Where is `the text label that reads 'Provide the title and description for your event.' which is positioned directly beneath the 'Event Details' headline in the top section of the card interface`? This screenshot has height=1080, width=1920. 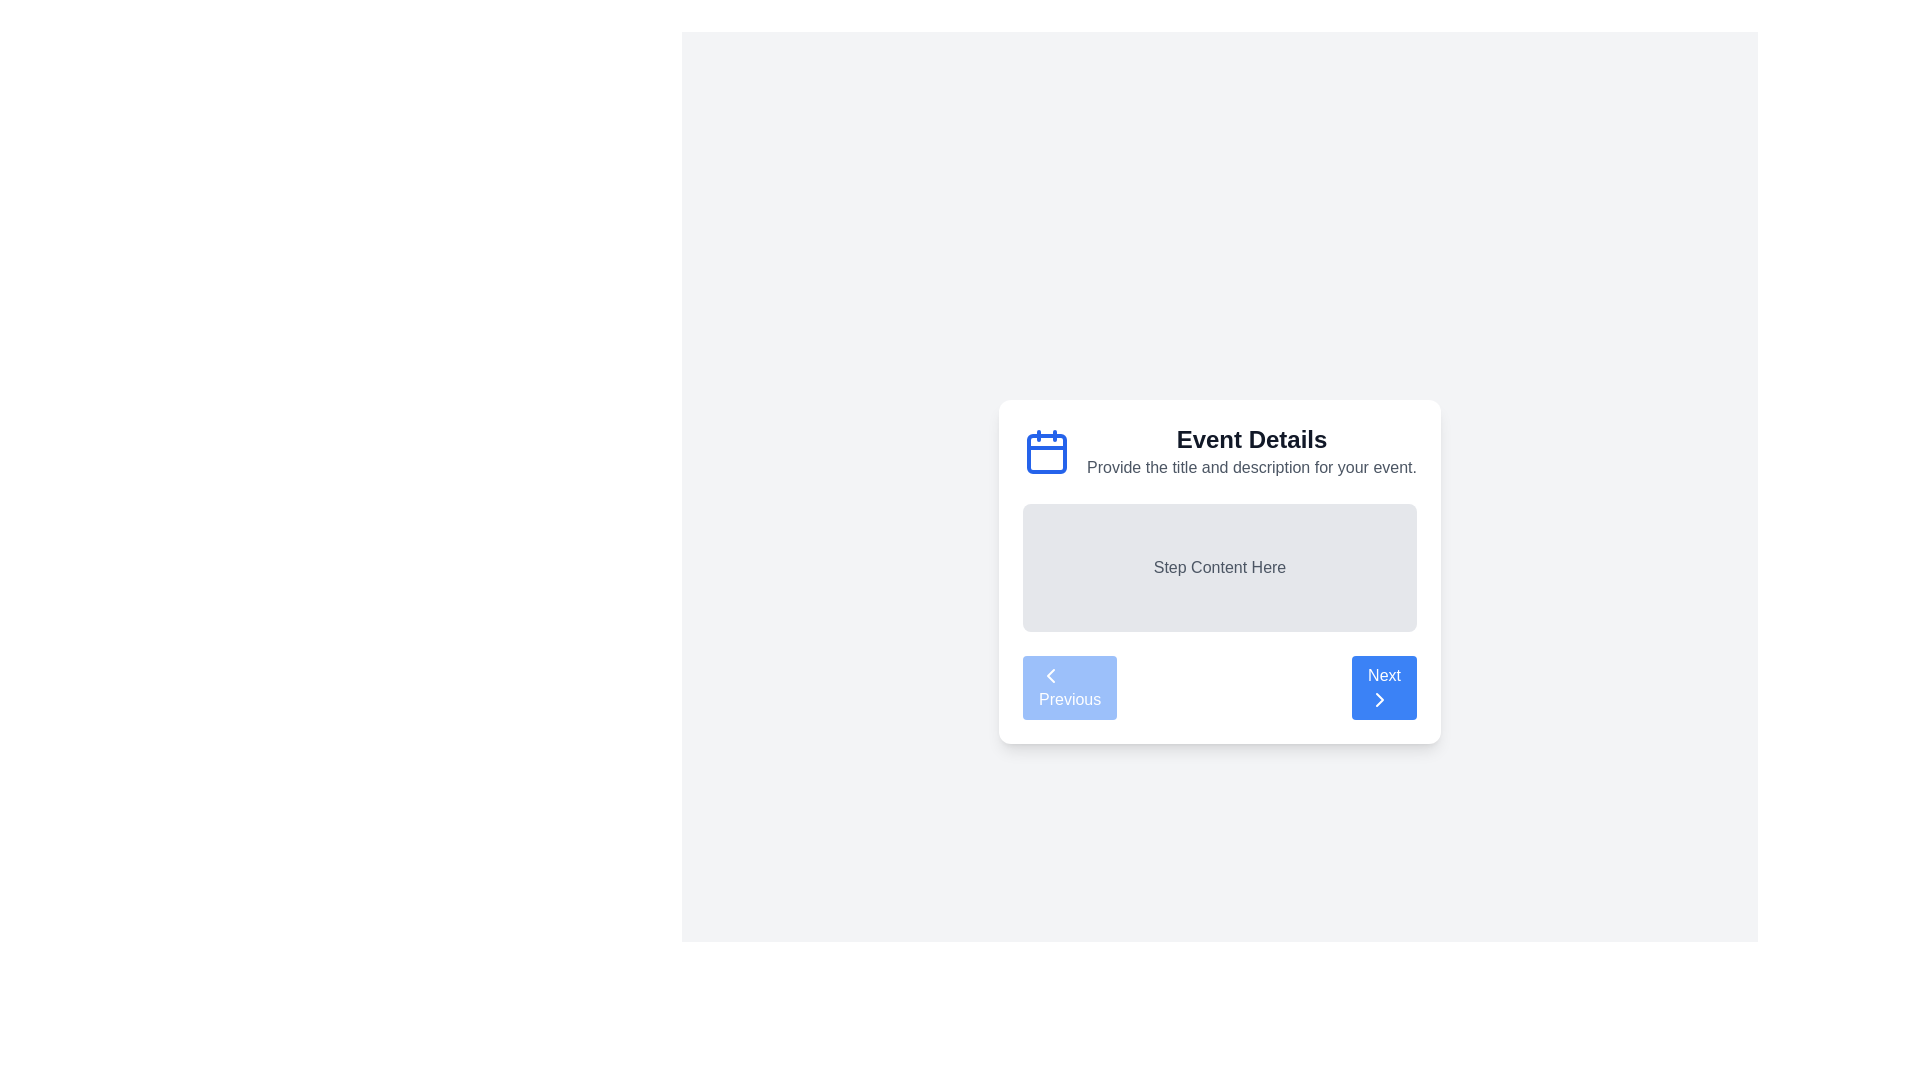 the text label that reads 'Provide the title and description for your event.' which is positioned directly beneath the 'Event Details' headline in the top section of the card interface is located at coordinates (1251, 467).